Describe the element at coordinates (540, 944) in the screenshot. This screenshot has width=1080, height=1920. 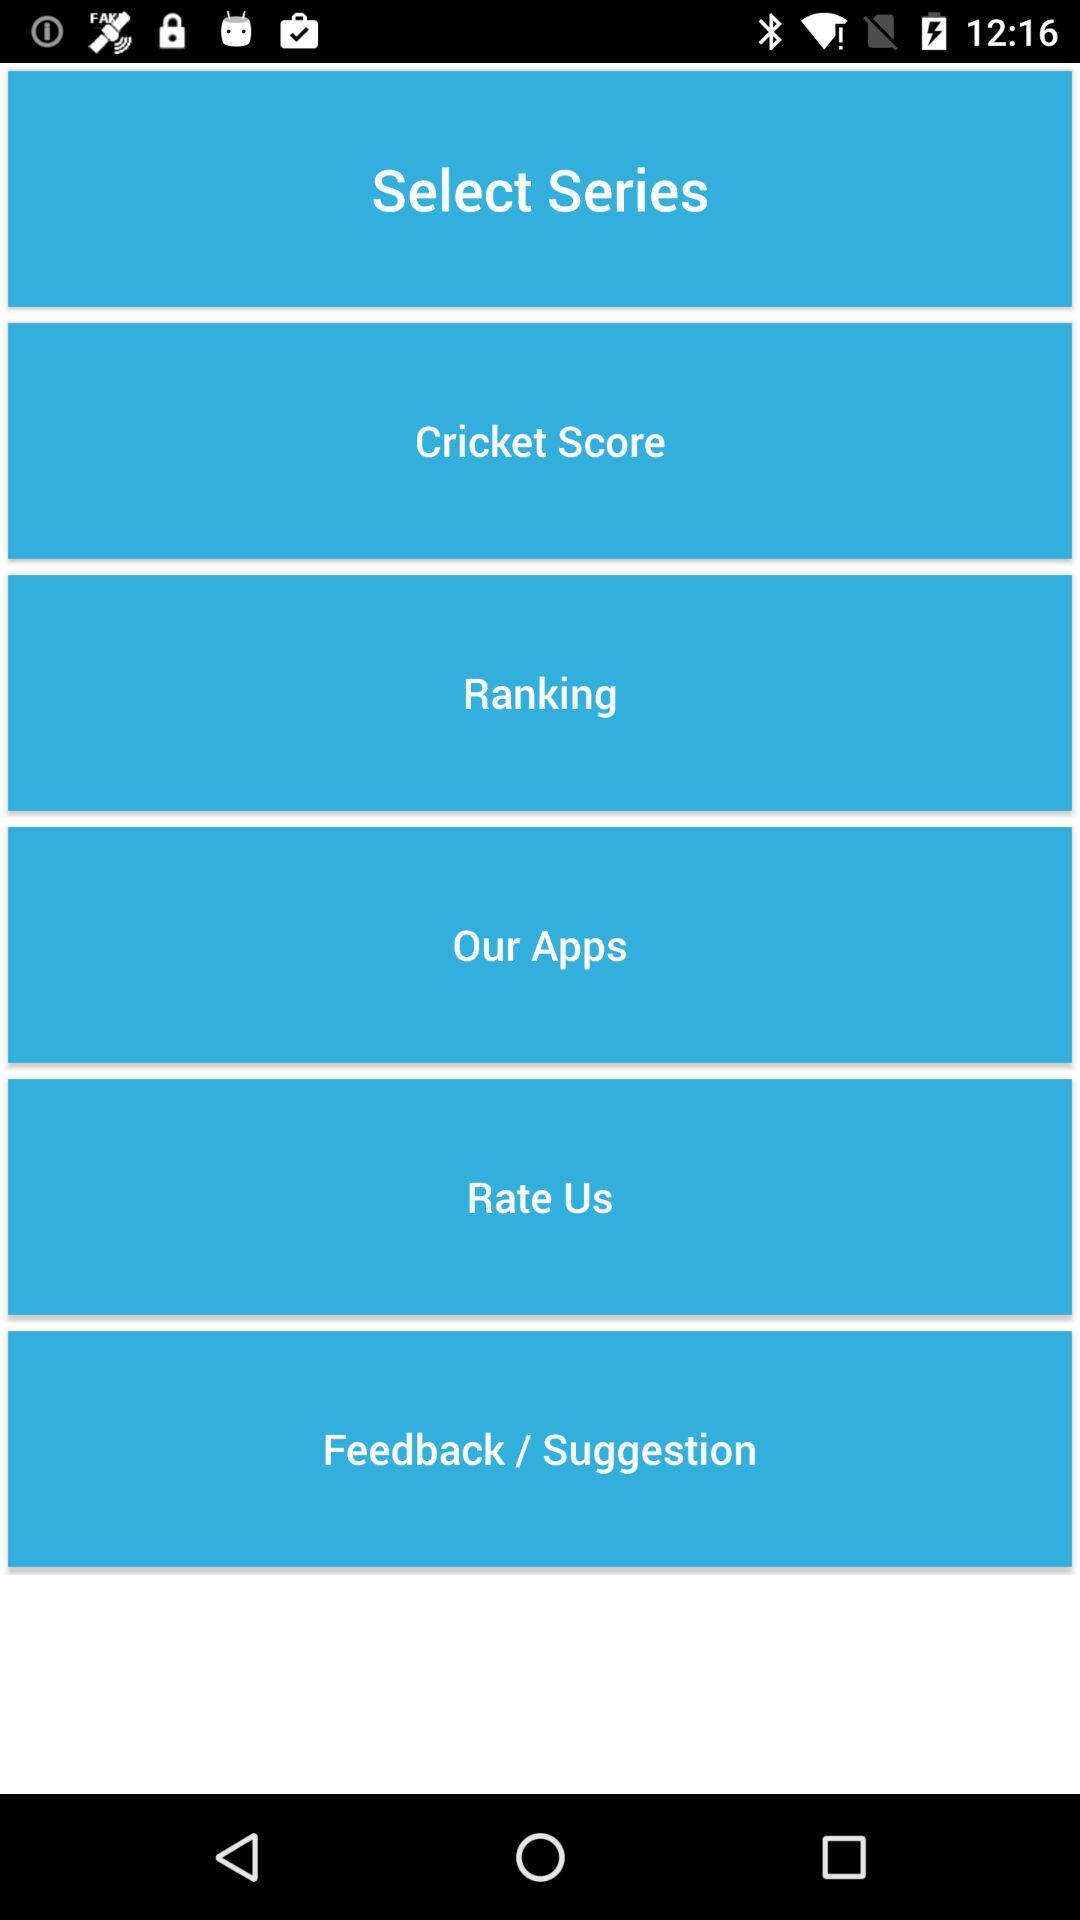
I see `the our apps item` at that location.